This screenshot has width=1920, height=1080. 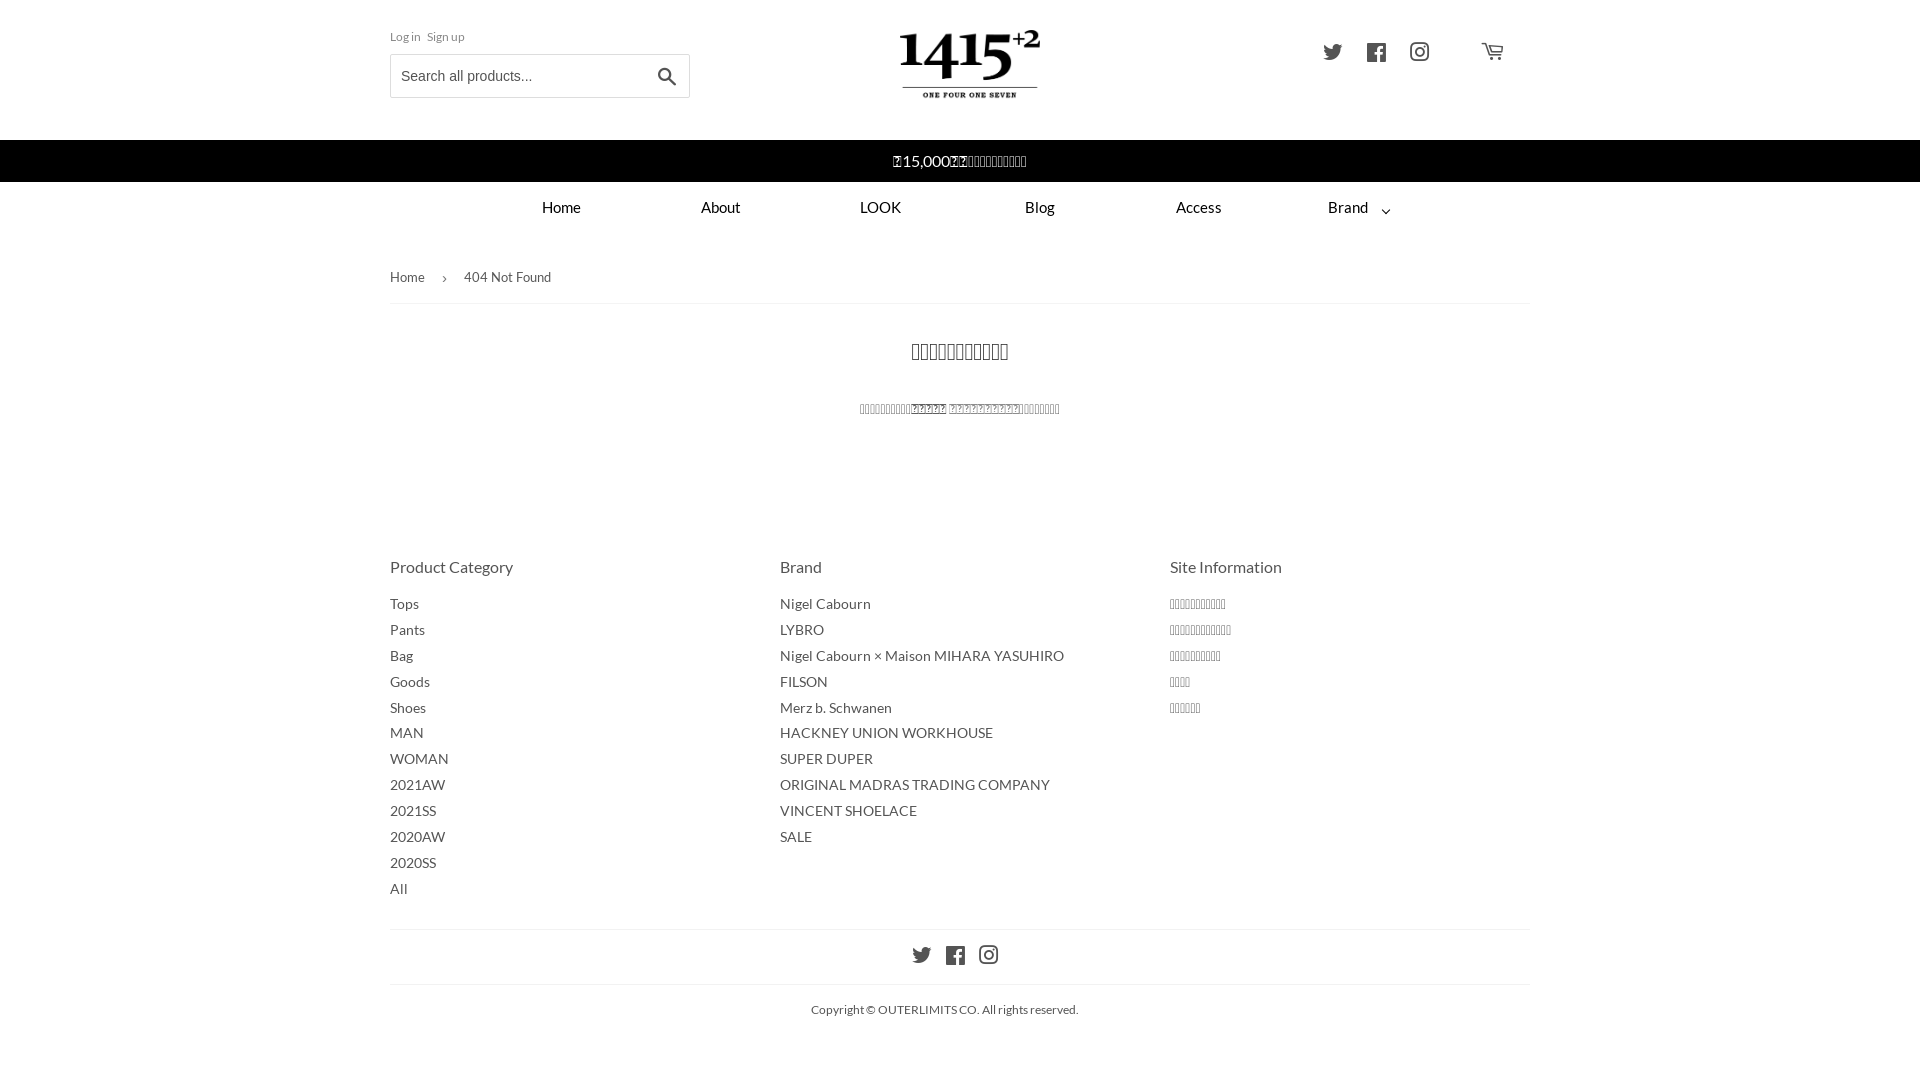 I want to click on 'Pants', so click(x=389, y=628).